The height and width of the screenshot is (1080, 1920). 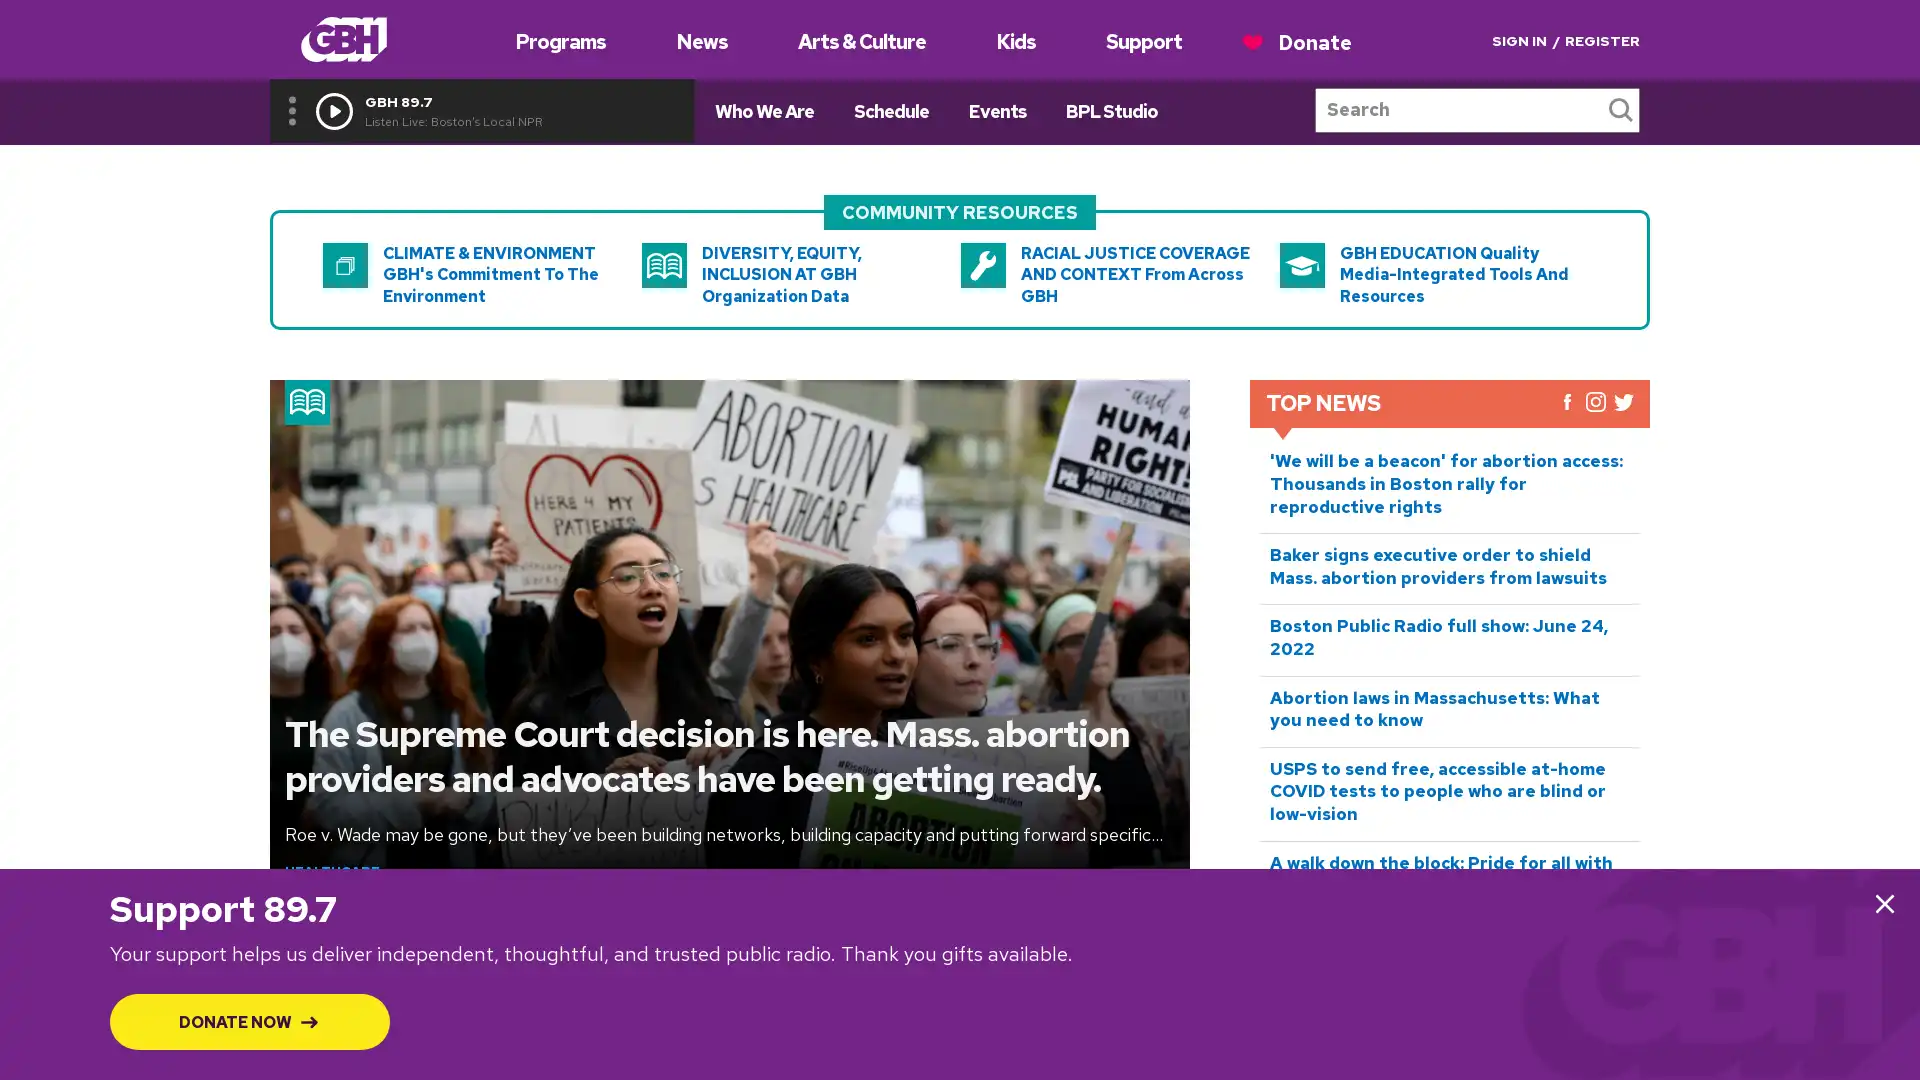 I want to click on Play audio, so click(x=334, y=110).